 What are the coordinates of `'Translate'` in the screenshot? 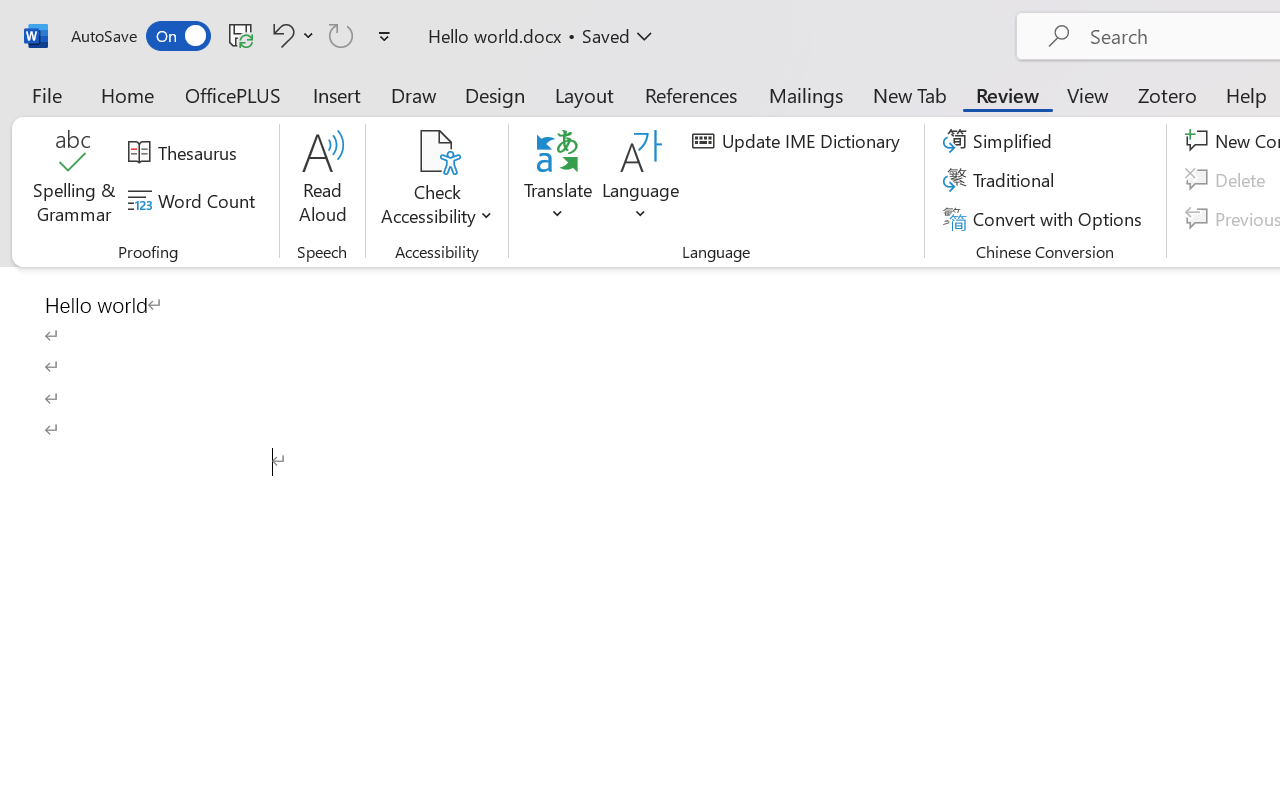 It's located at (558, 179).